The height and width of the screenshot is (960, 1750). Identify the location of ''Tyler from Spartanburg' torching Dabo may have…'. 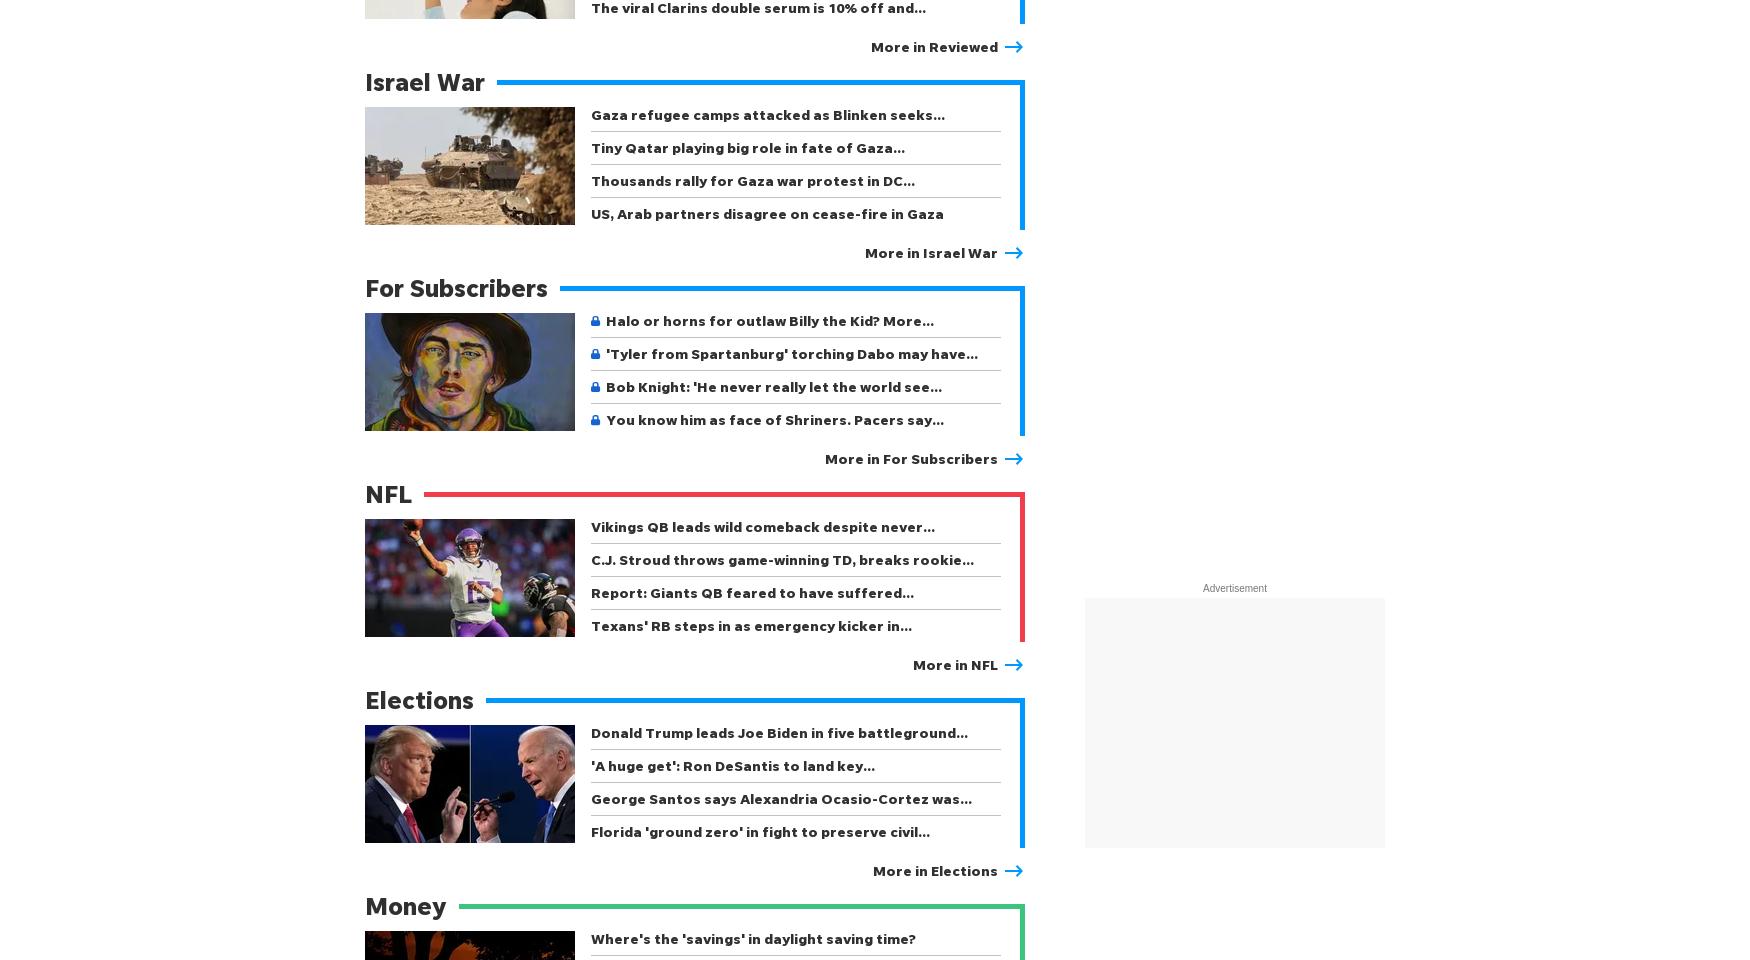
(791, 353).